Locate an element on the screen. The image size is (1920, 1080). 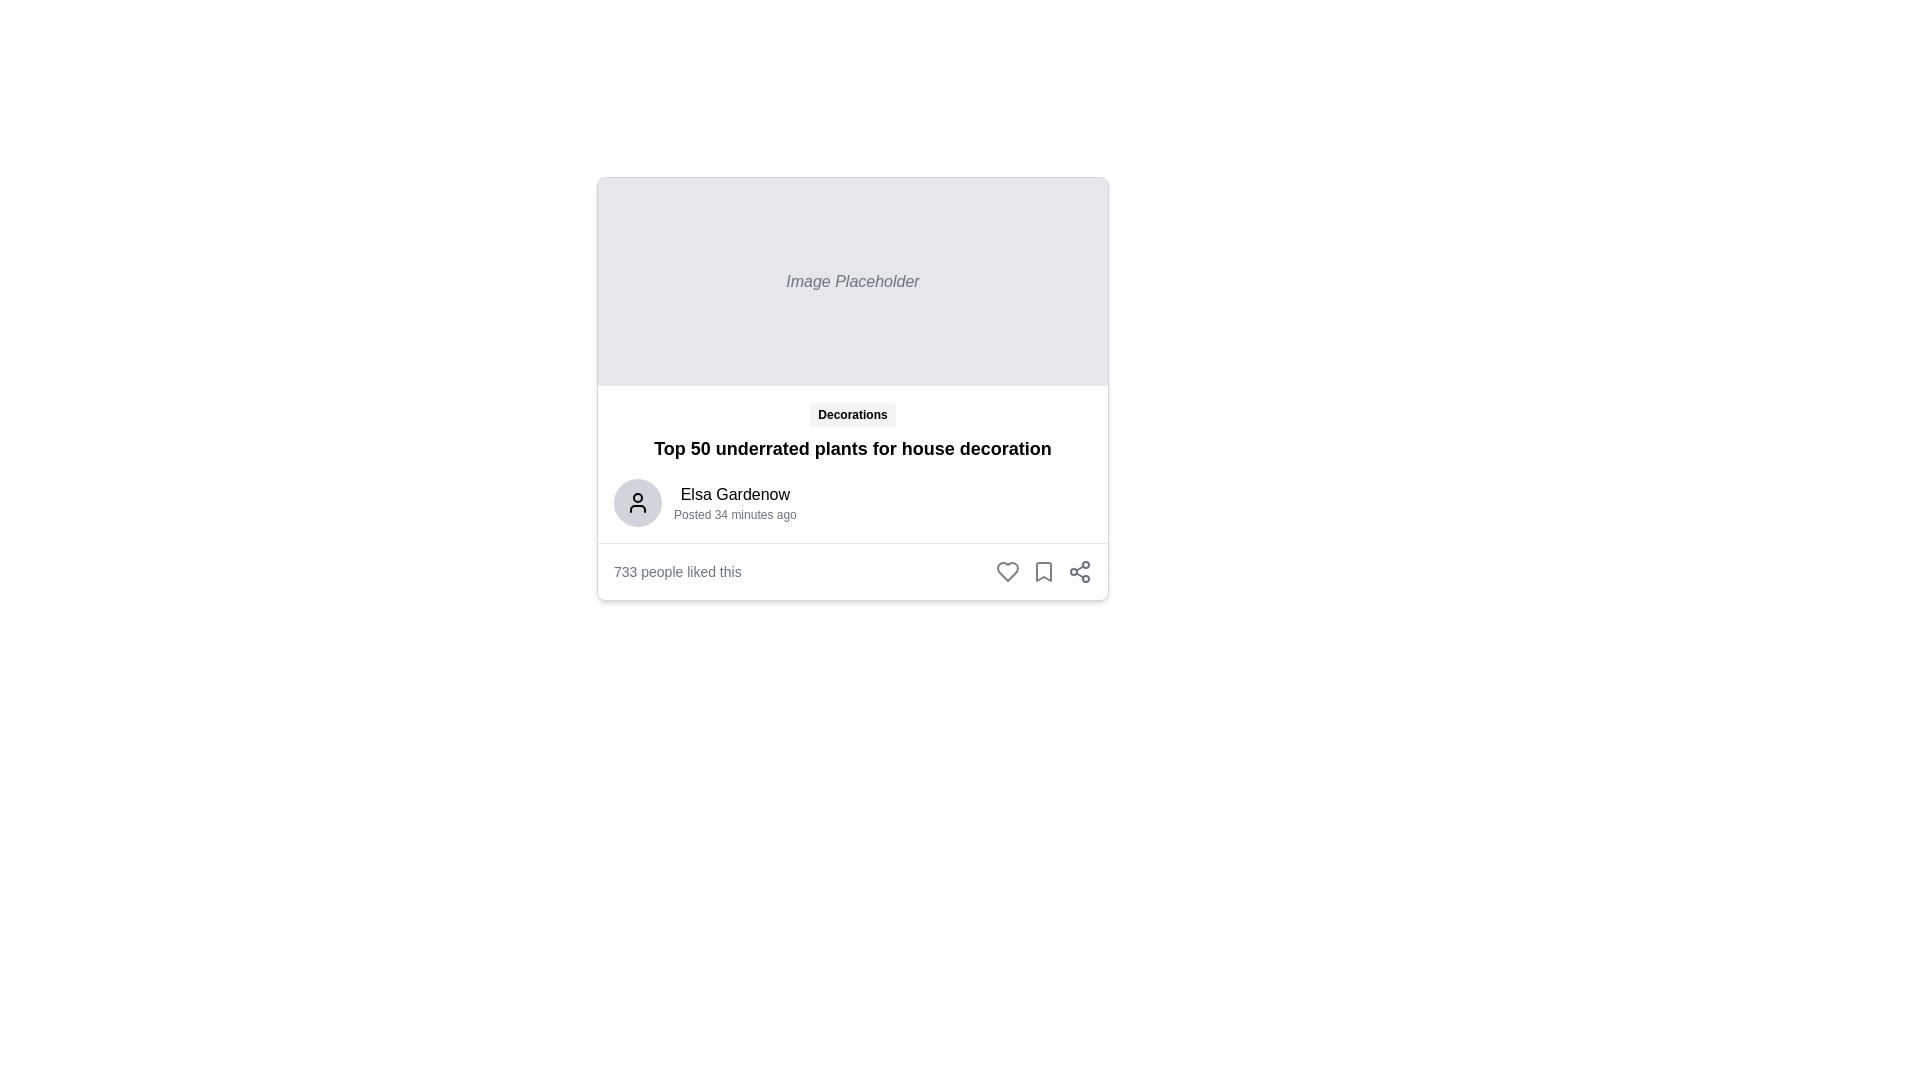
the Content Summary Section that contains the badge 'Decorations', the title 'Top 50 underrated plants for house decoration', and the subtext 'Elsa Gardenow Posted 34 minutes ago' is located at coordinates (853, 463).